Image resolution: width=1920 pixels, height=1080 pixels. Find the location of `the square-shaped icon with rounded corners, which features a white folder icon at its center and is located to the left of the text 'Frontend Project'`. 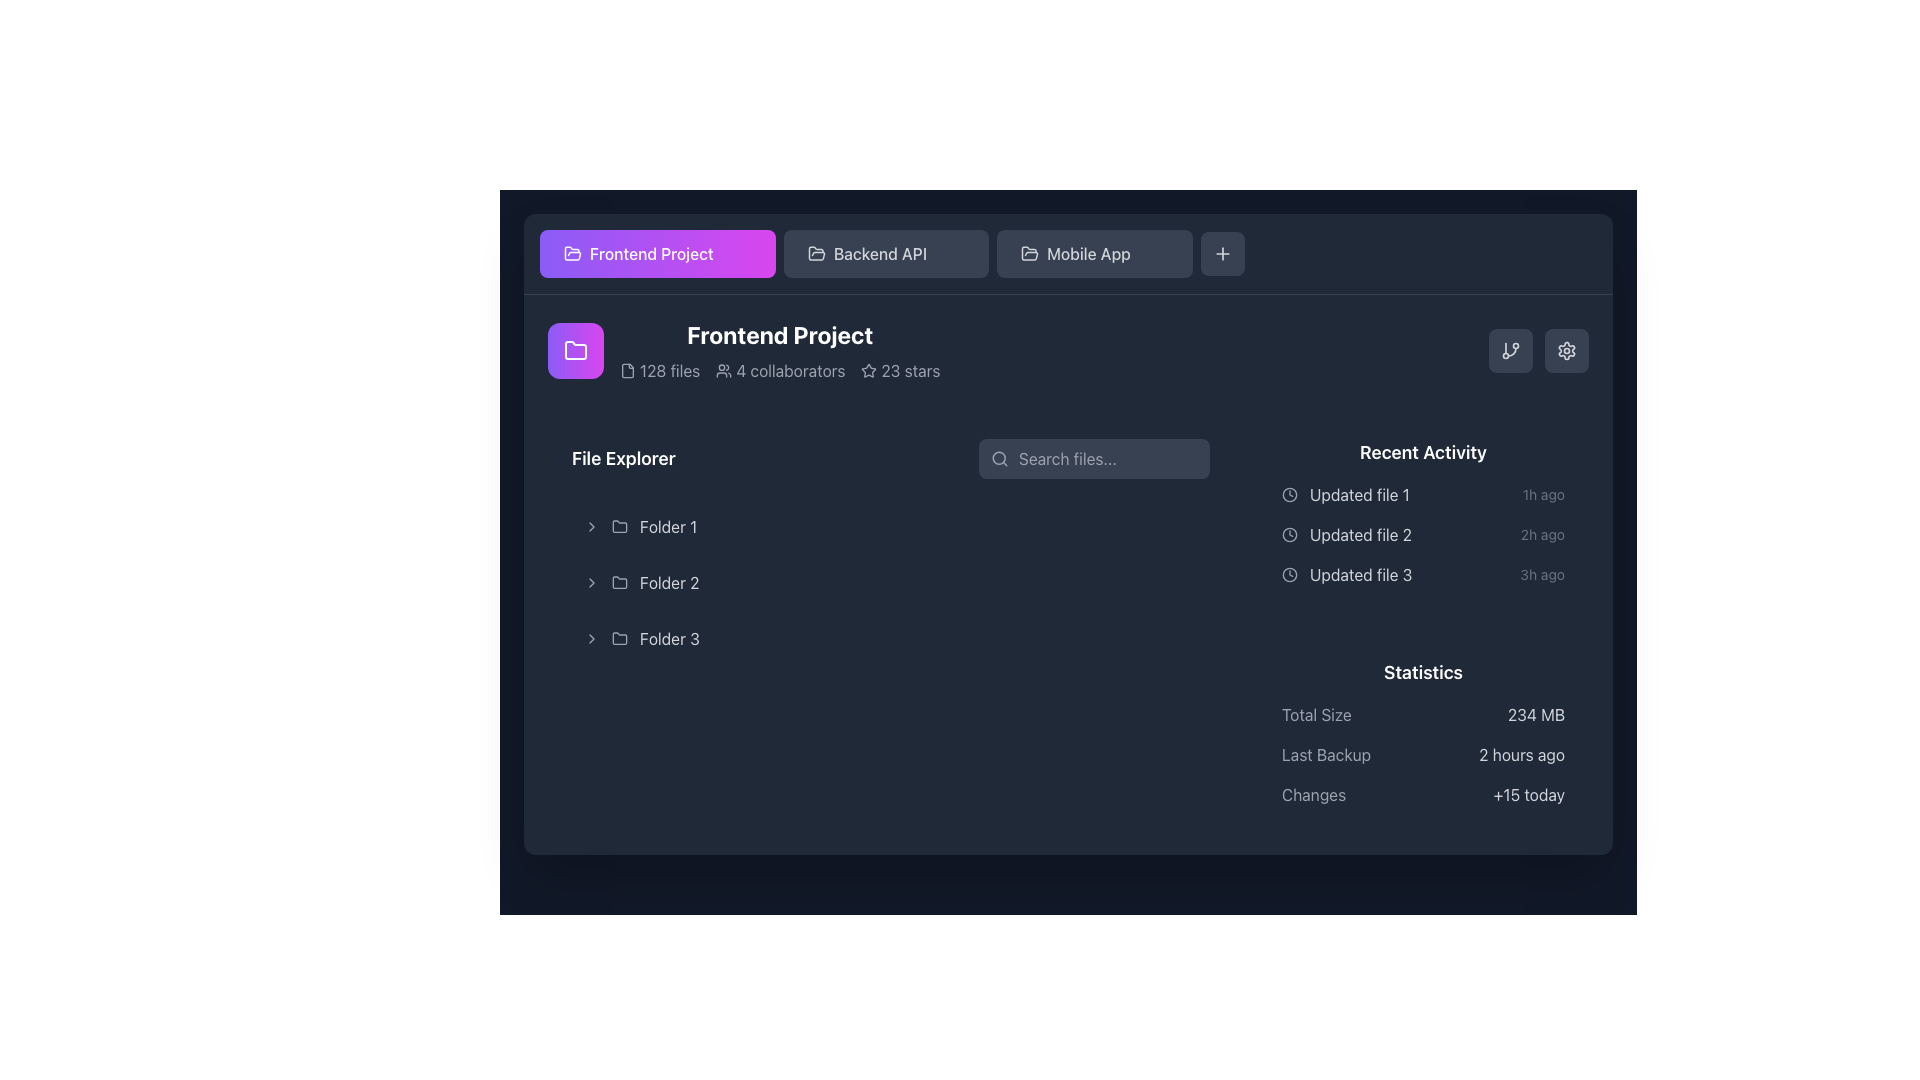

the square-shaped icon with rounded corners, which features a white folder icon at its center and is located to the left of the text 'Frontend Project' is located at coordinates (575, 350).